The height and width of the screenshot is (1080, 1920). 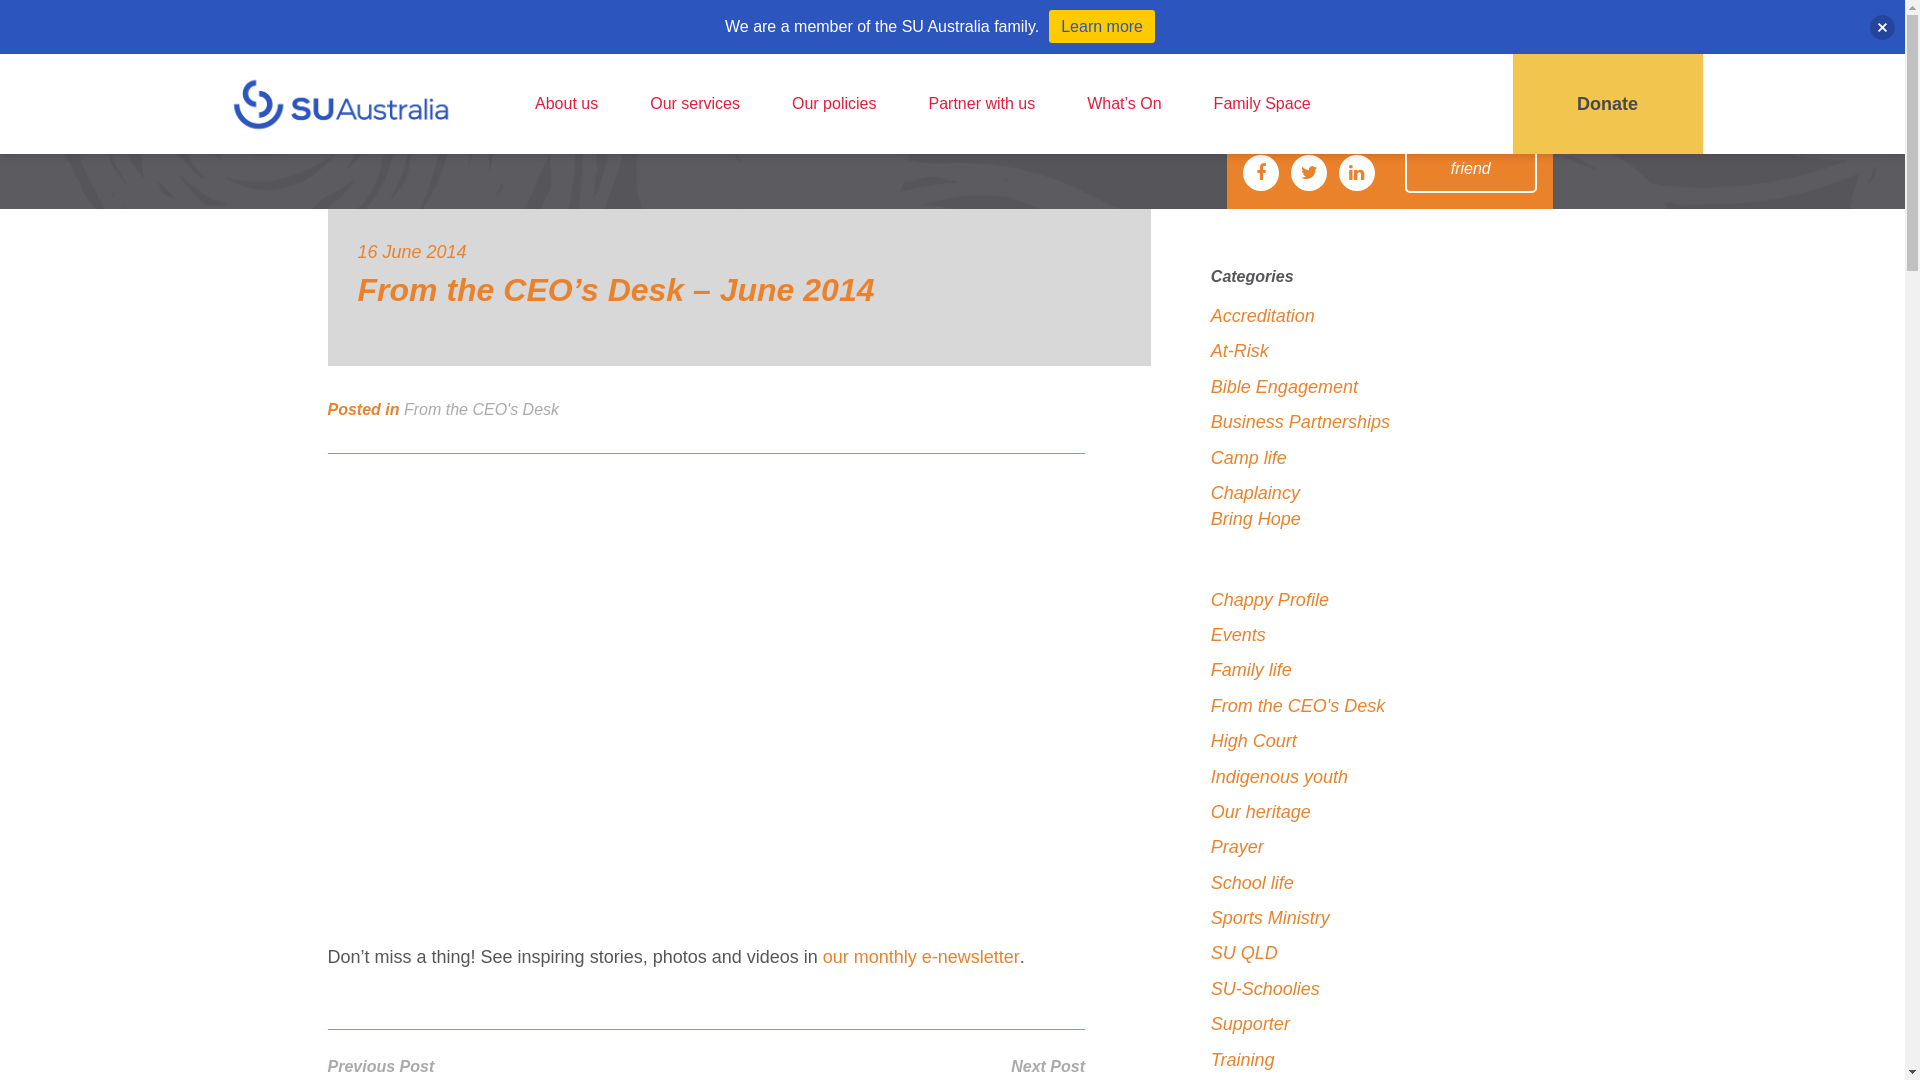 What do you see at coordinates (1236, 847) in the screenshot?
I see `'Prayer'` at bounding box center [1236, 847].